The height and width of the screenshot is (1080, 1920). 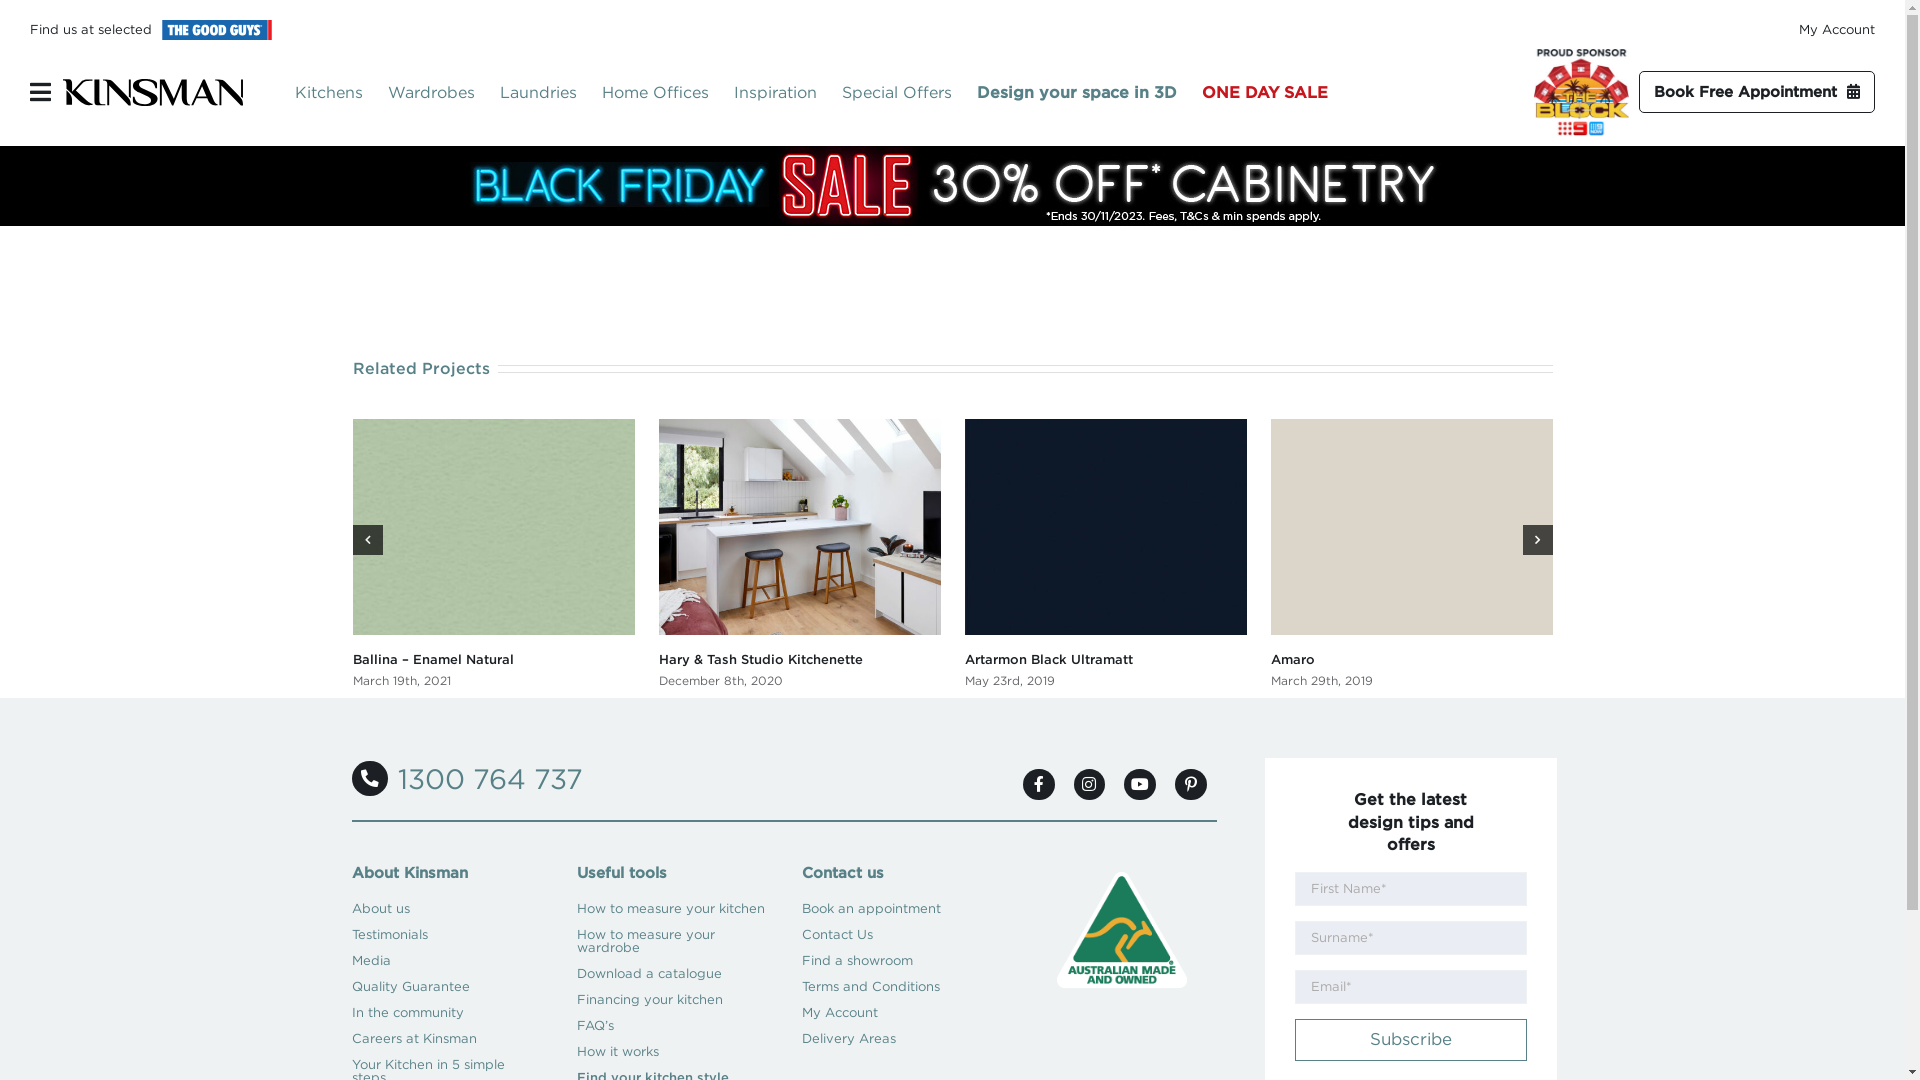 I want to click on 'How to measure your wardrobe', so click(x=575, y=941).